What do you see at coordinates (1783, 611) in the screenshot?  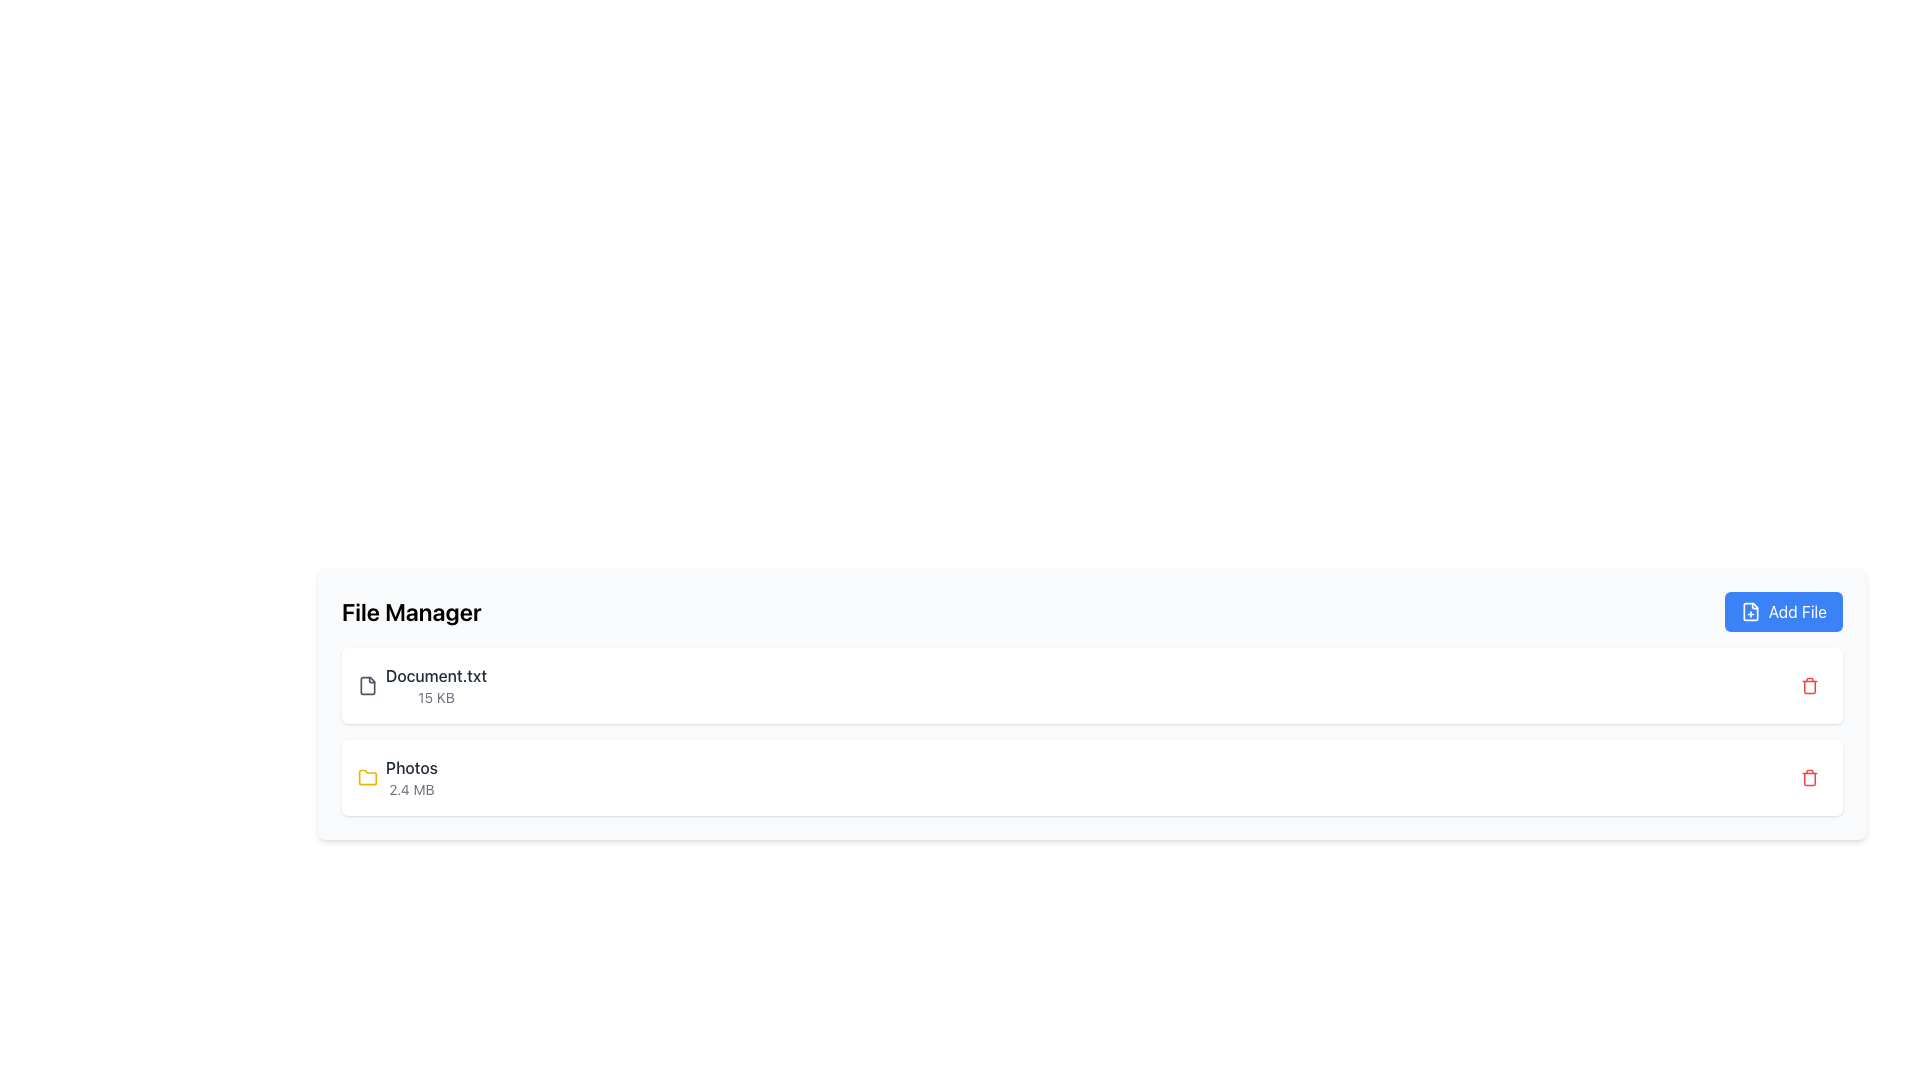 I see `the 'Add File' button located at the top-right corner of the 'File Manager' interface to initiate the file addition process` at bounding box center [1783, 611].